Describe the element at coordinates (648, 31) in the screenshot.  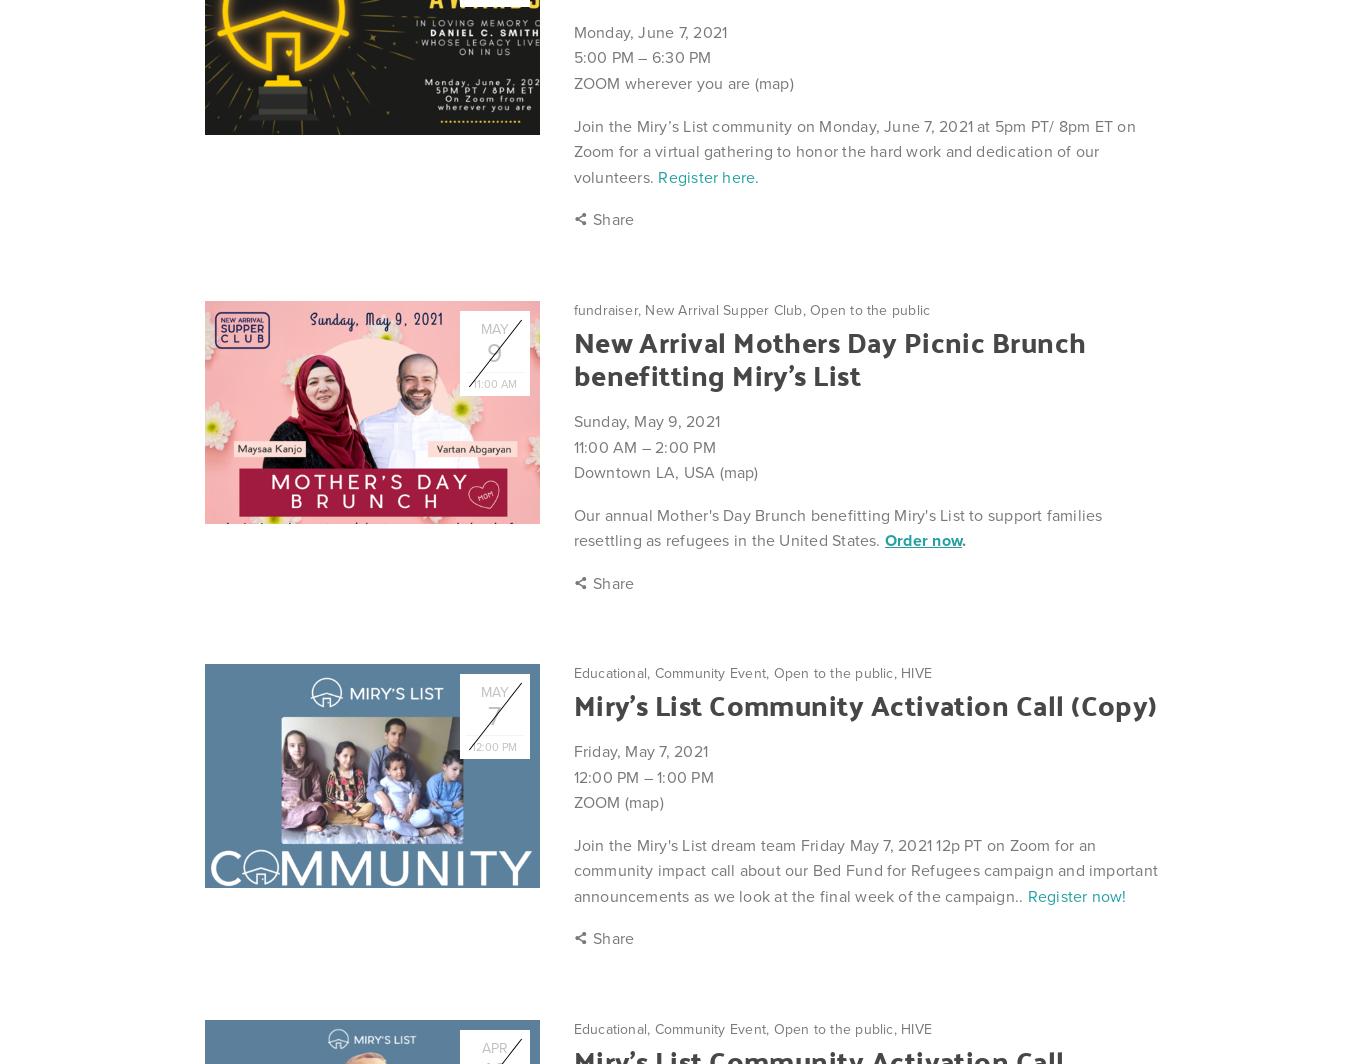
I see `'Monday, June 7, 2021'` at that location.